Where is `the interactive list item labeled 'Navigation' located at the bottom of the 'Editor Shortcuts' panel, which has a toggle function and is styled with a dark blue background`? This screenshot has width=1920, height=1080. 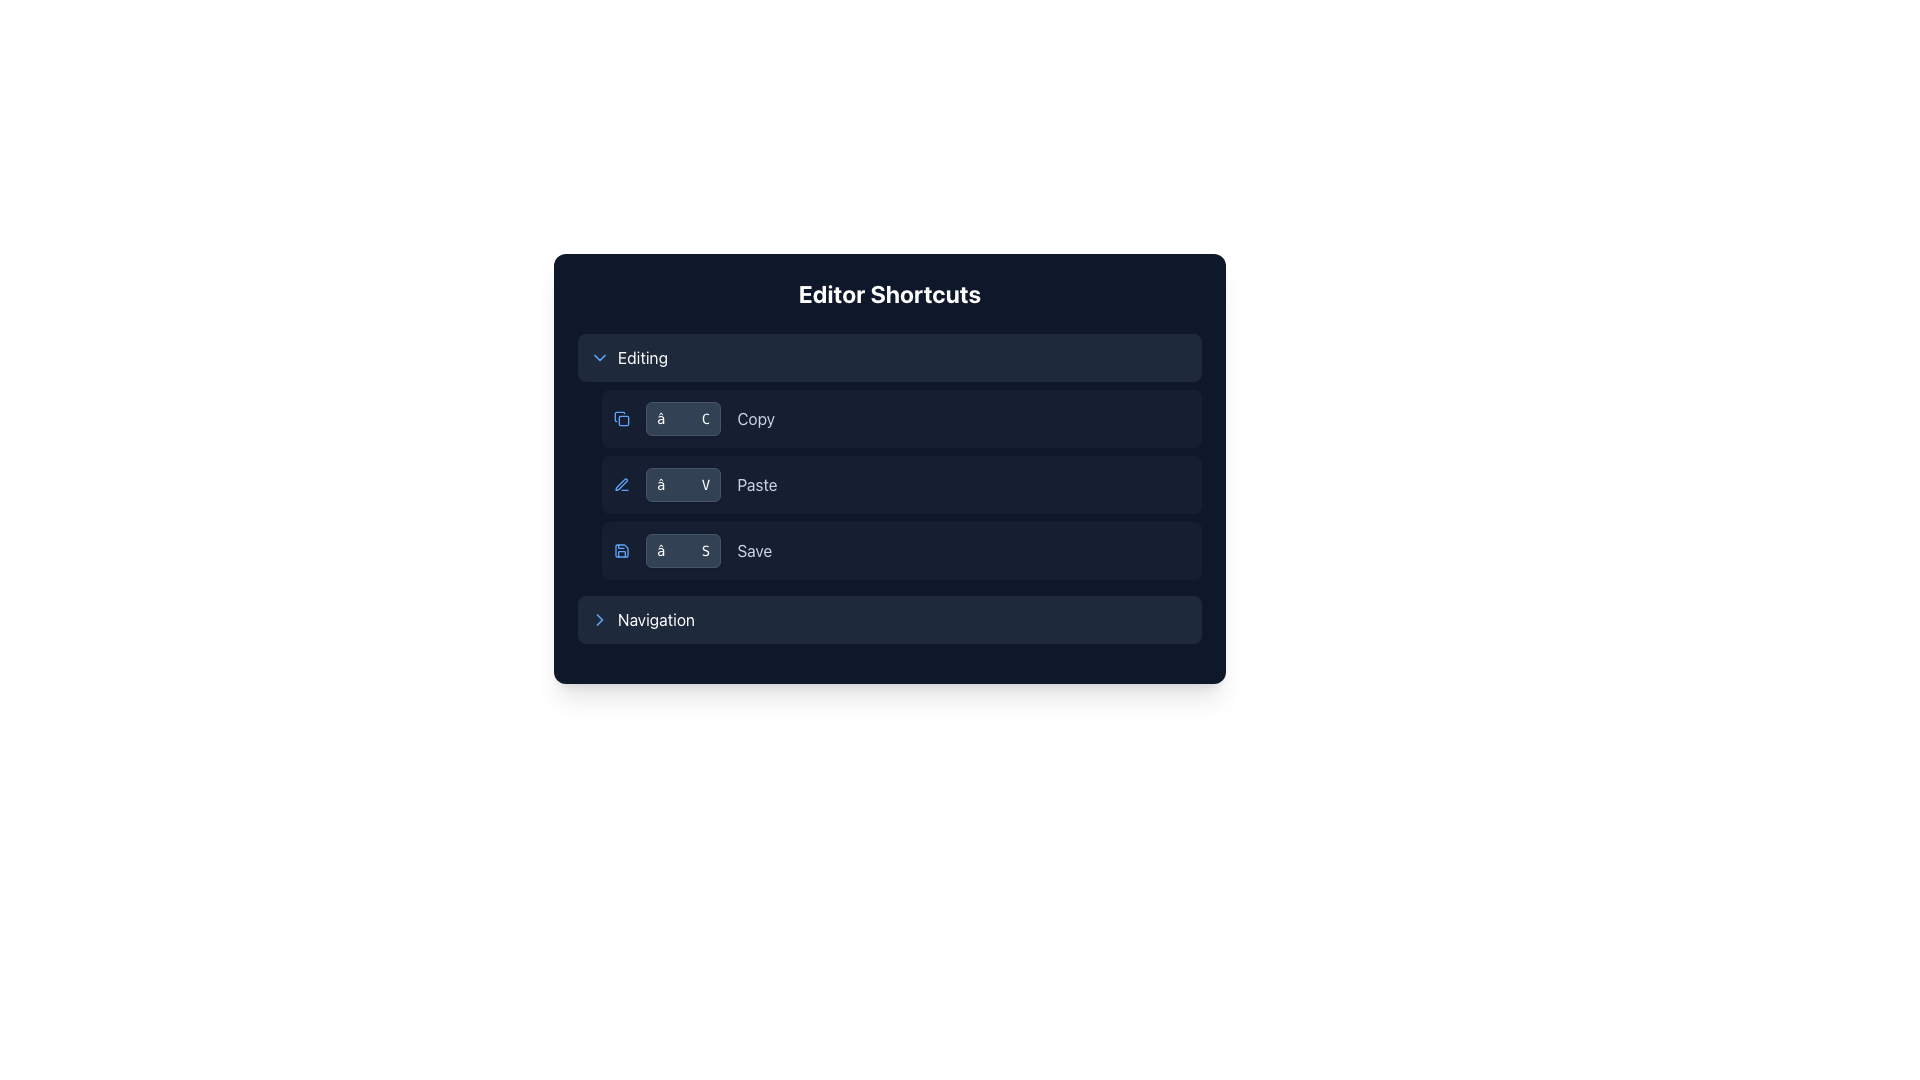
the interactive list item labeled 'Navigation' located at the bottom of the 'Editor Shortcuts' panel, which has a toggle function and is styled with a dark blue background is located at coordinates (888, 619).